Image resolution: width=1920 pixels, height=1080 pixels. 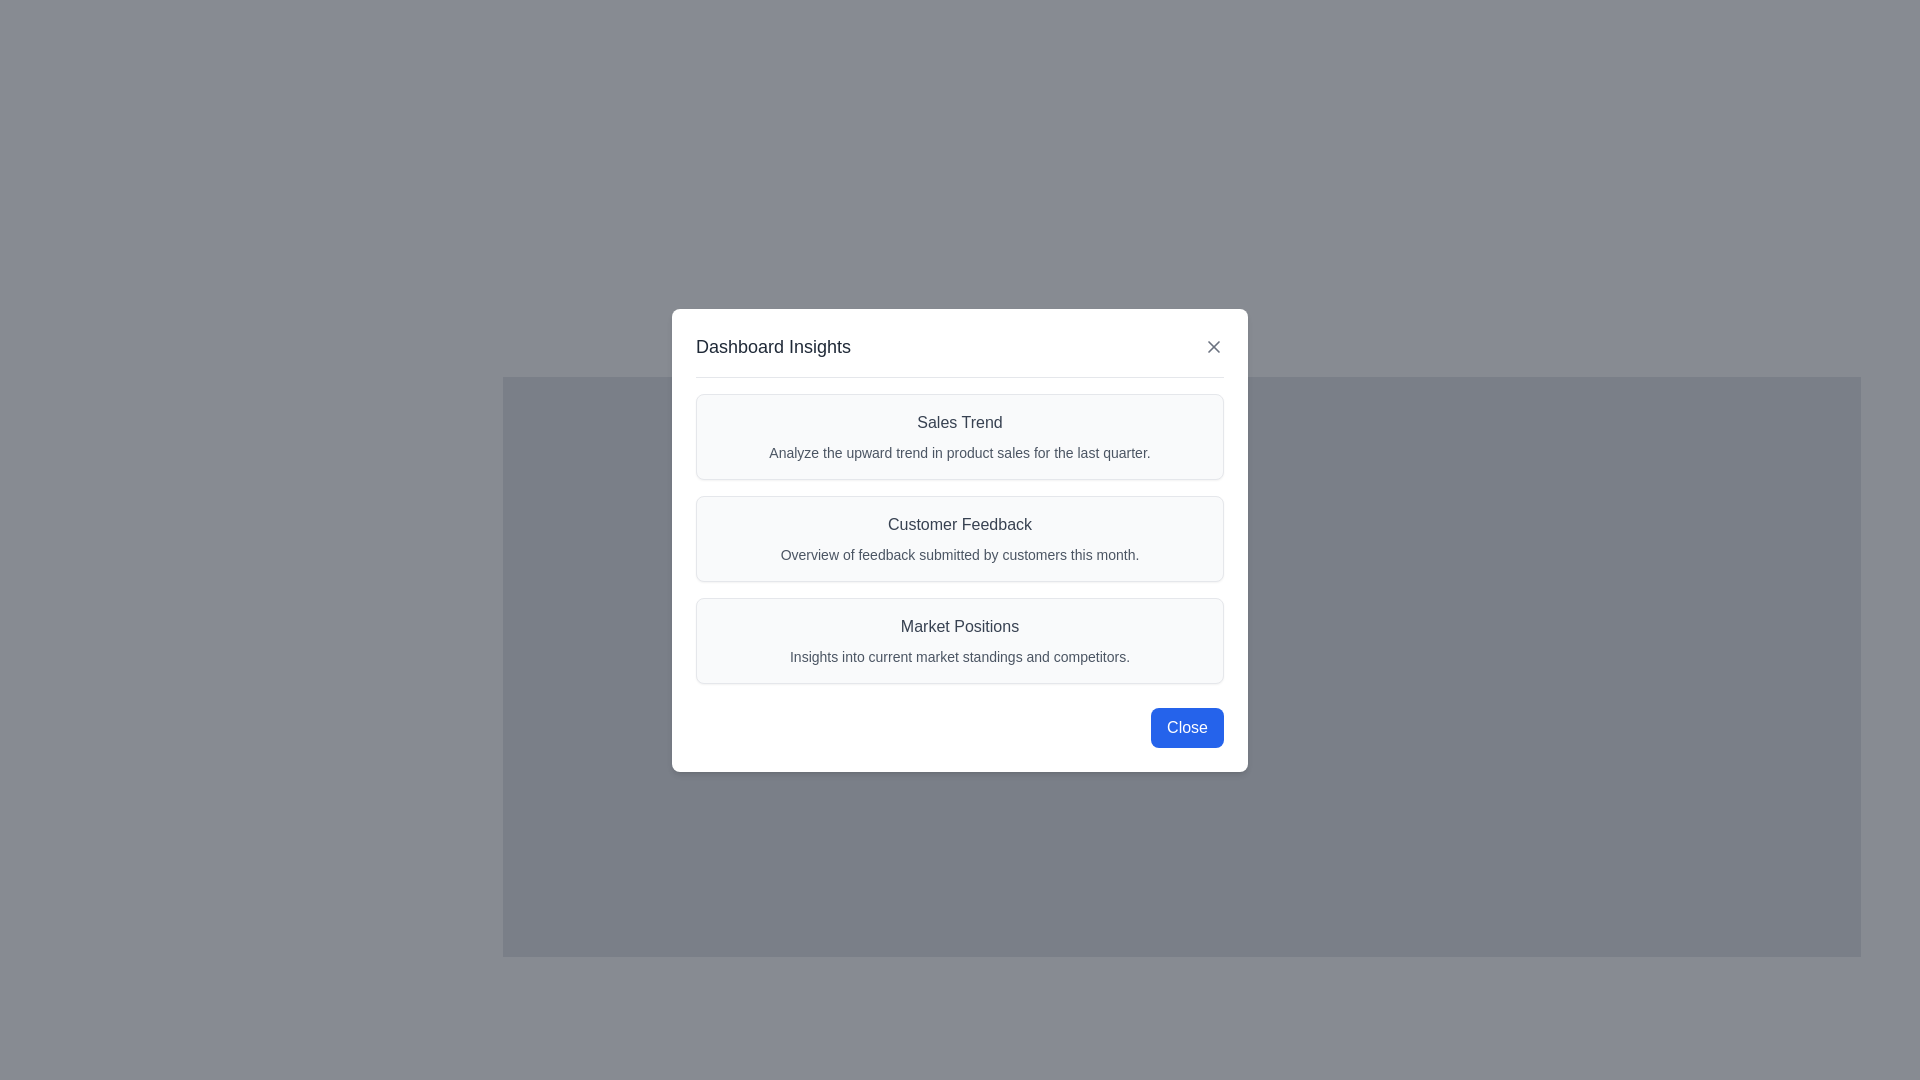 What do you see at coordinates (1187, 727) in the screenshot?
I see `the 'Close' button located at the bottom-right corner of the modal` at bounding box center [1187, 727].